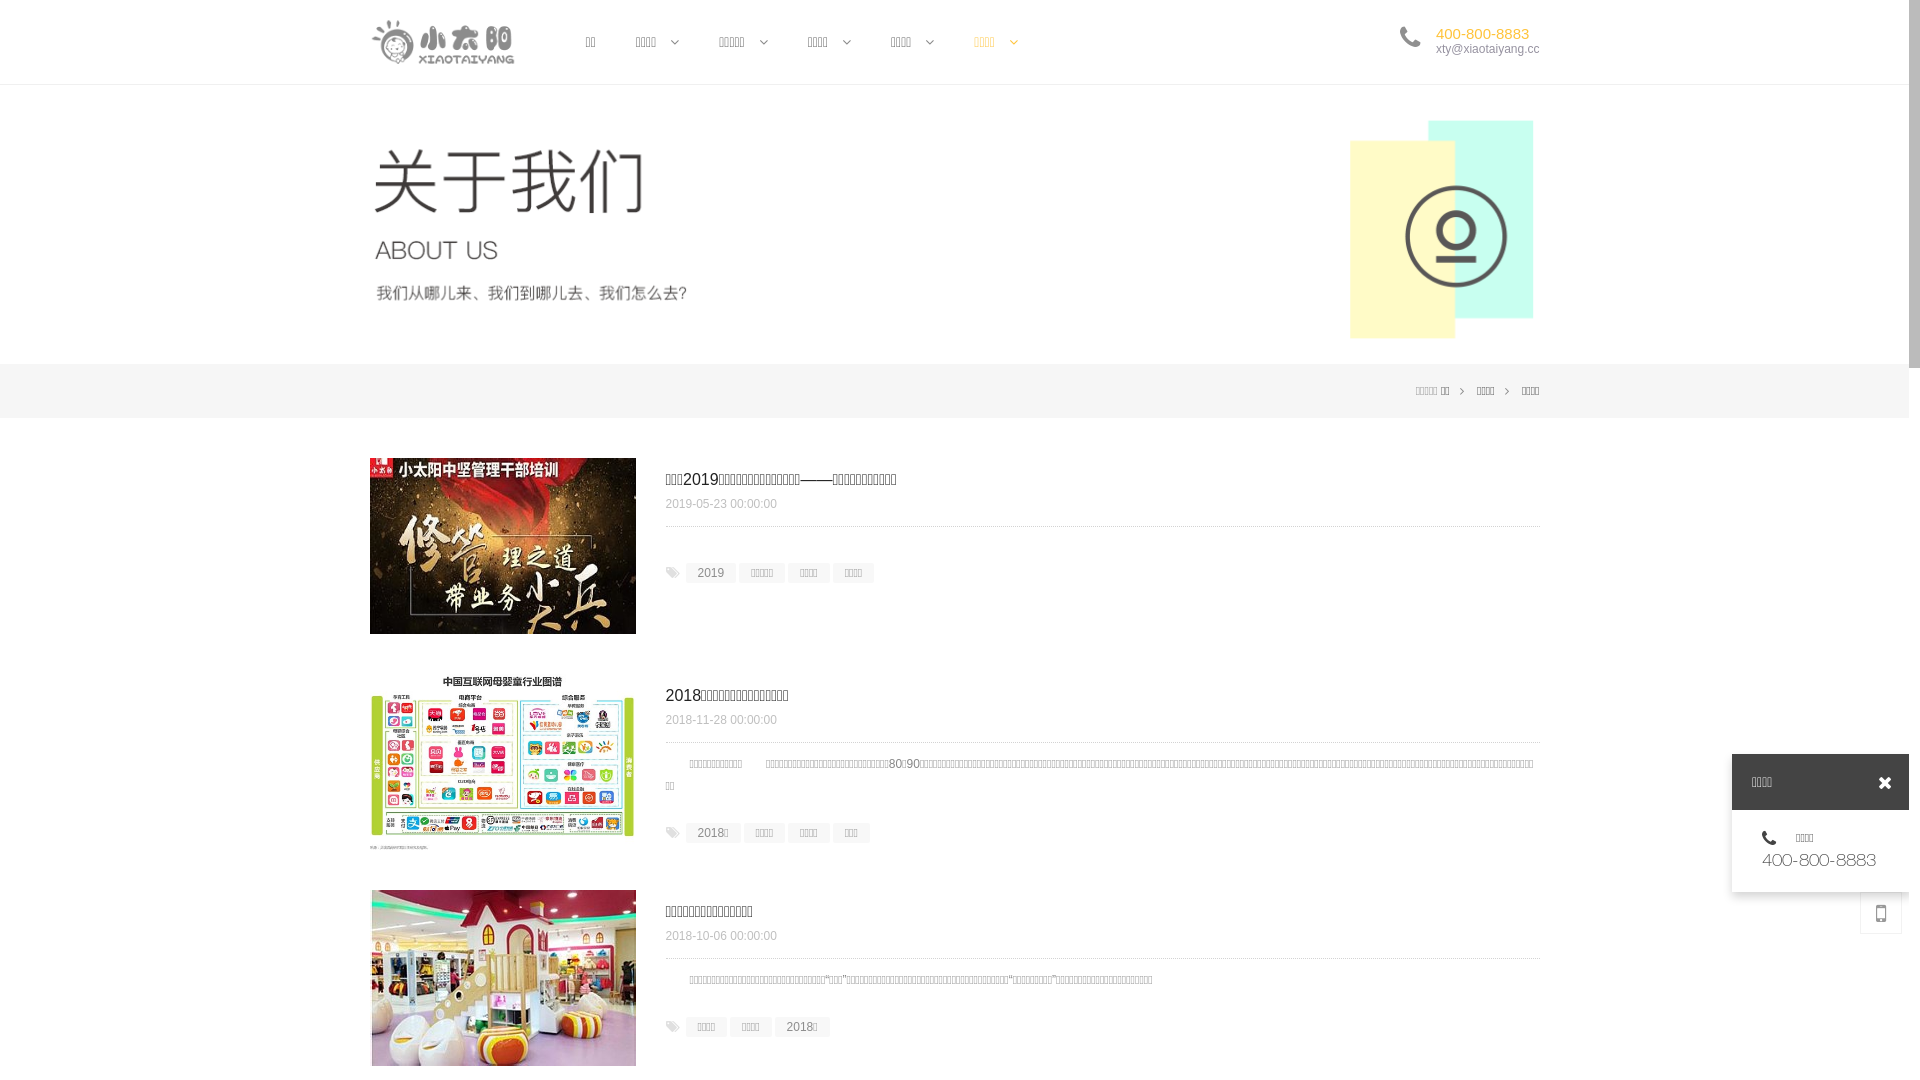 The width and height of the screenshot is (1920, 1080). What do you see at coordinates (711, 573) in the screenshot?
I see `'2019'` at bounding box center [711, 573].